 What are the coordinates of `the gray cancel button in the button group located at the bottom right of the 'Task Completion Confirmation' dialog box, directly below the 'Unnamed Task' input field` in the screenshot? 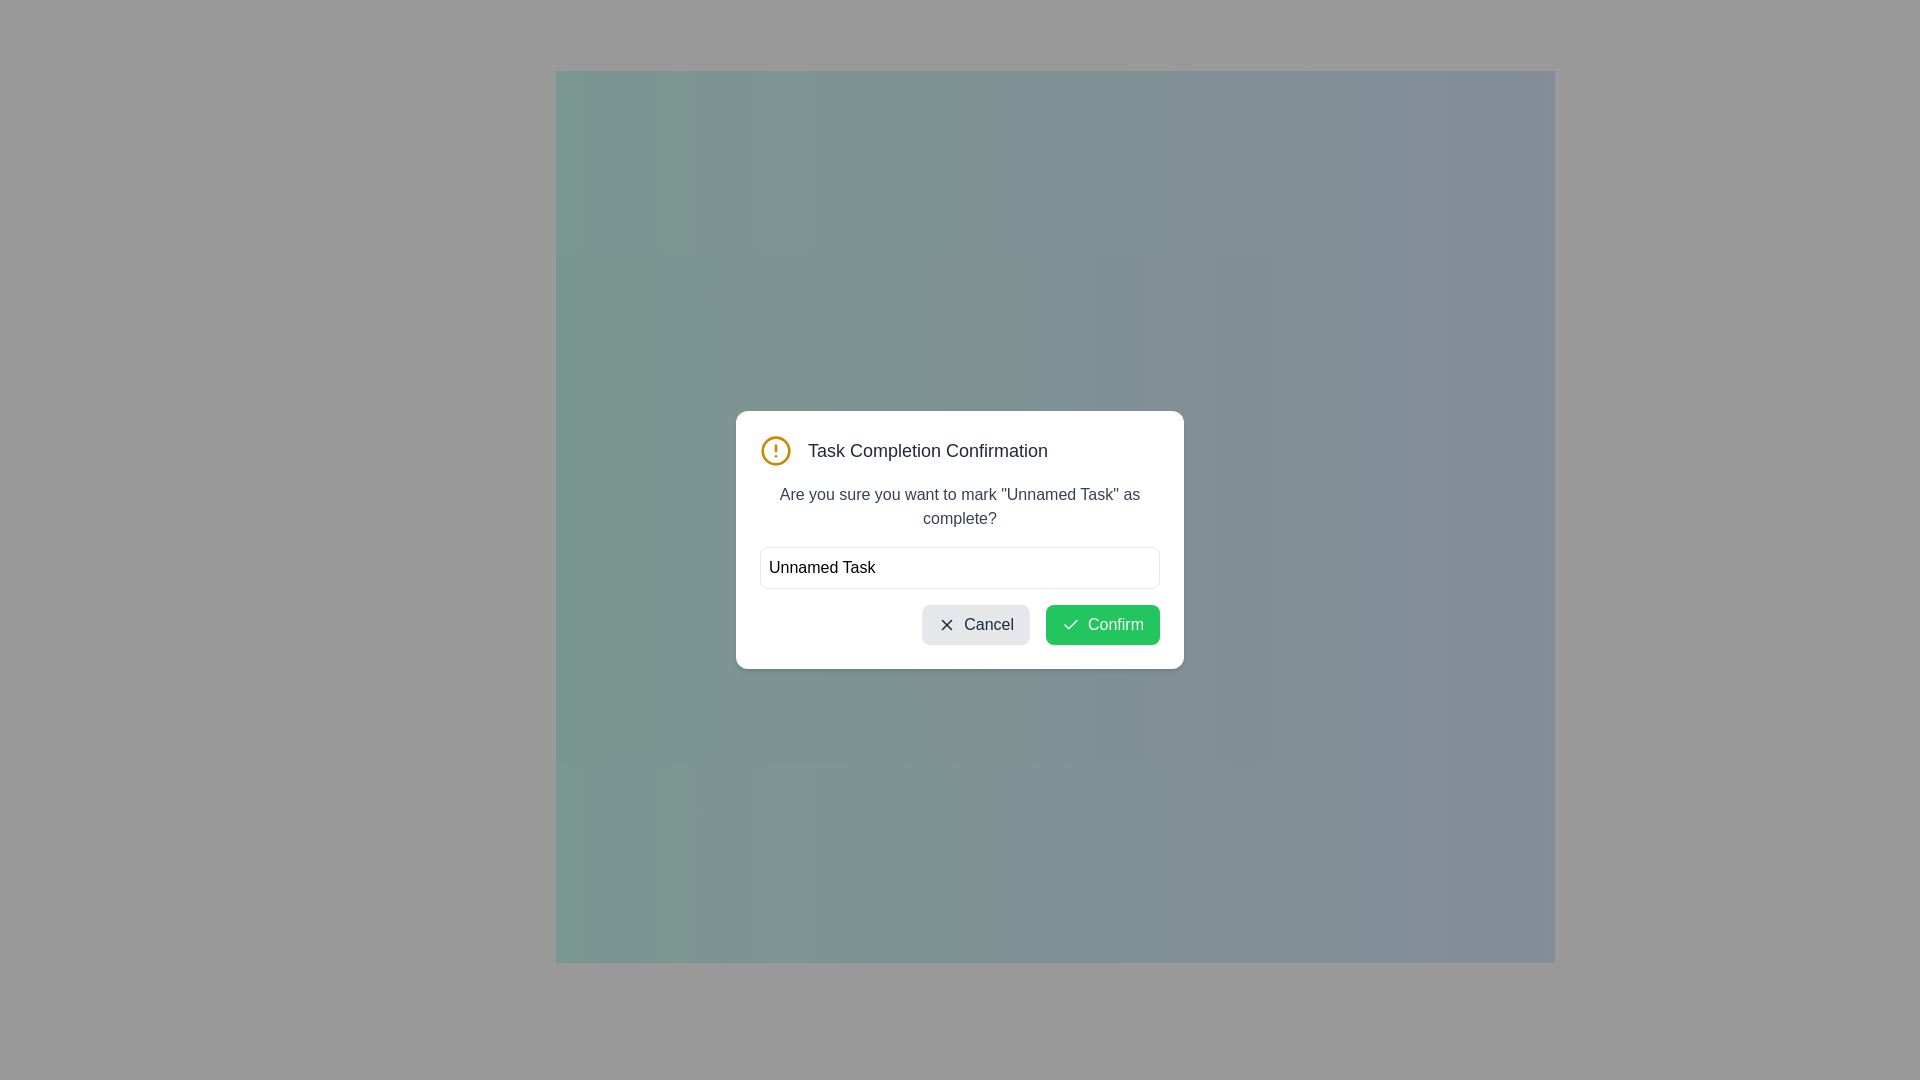 It's located at (960, 623).